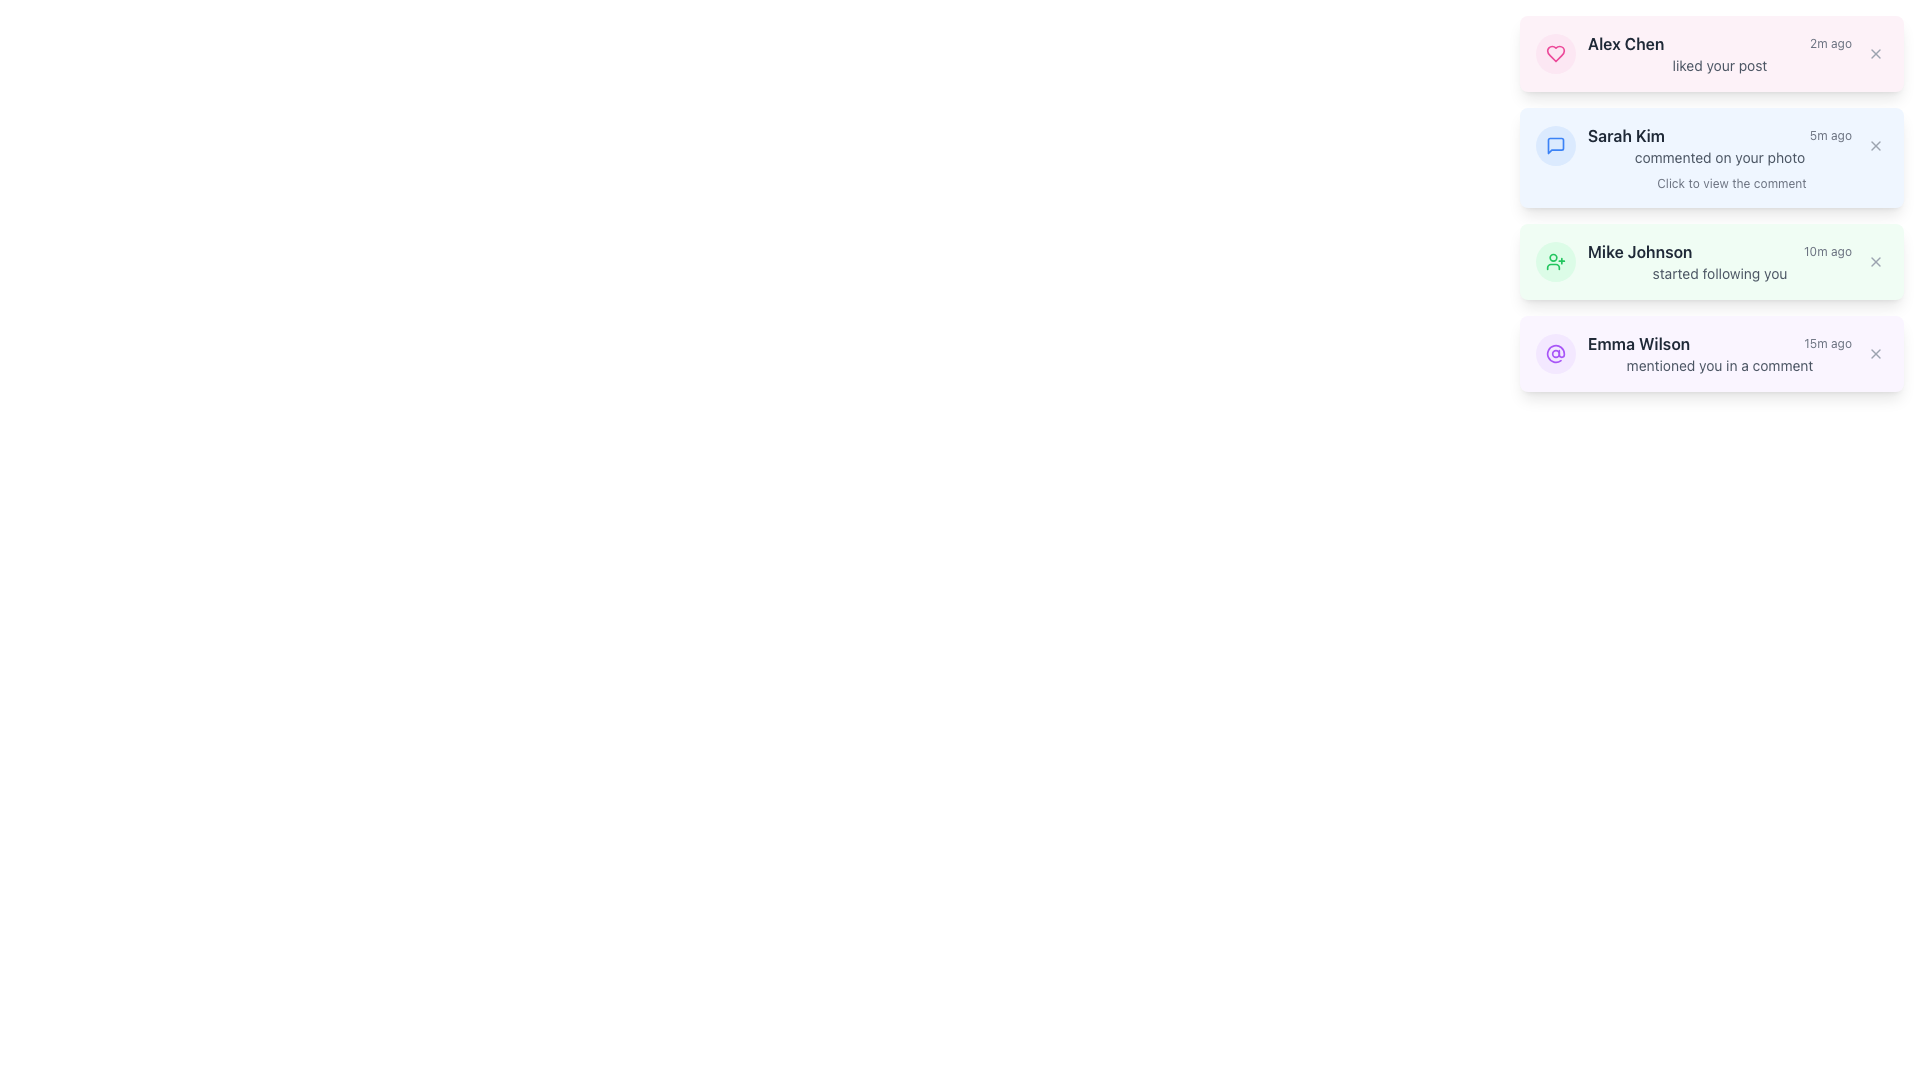 This screenshot has width=1920, height=1080. I want to click on the like notification icon located at the top of the notification card, so click(1554, 53).